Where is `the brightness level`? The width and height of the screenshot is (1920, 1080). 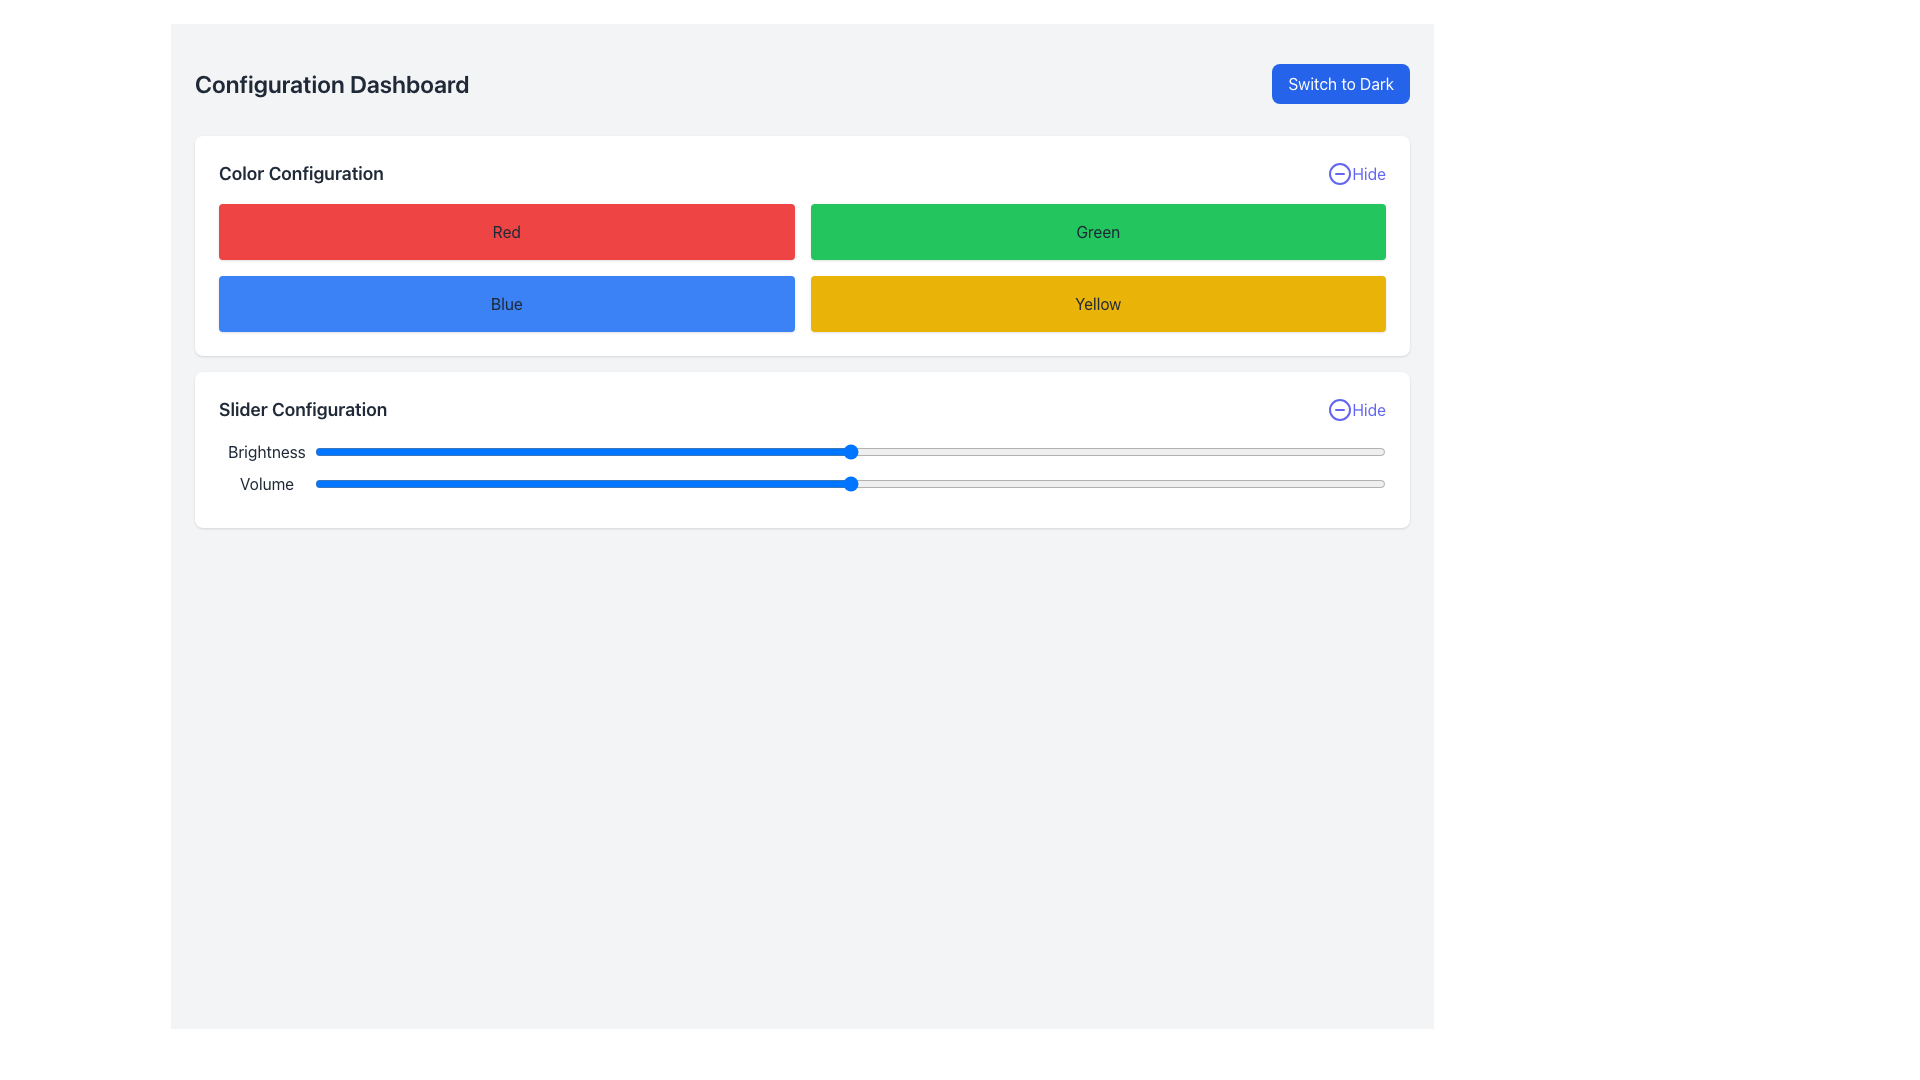
the brightness level is located at coordinates (711, 451).